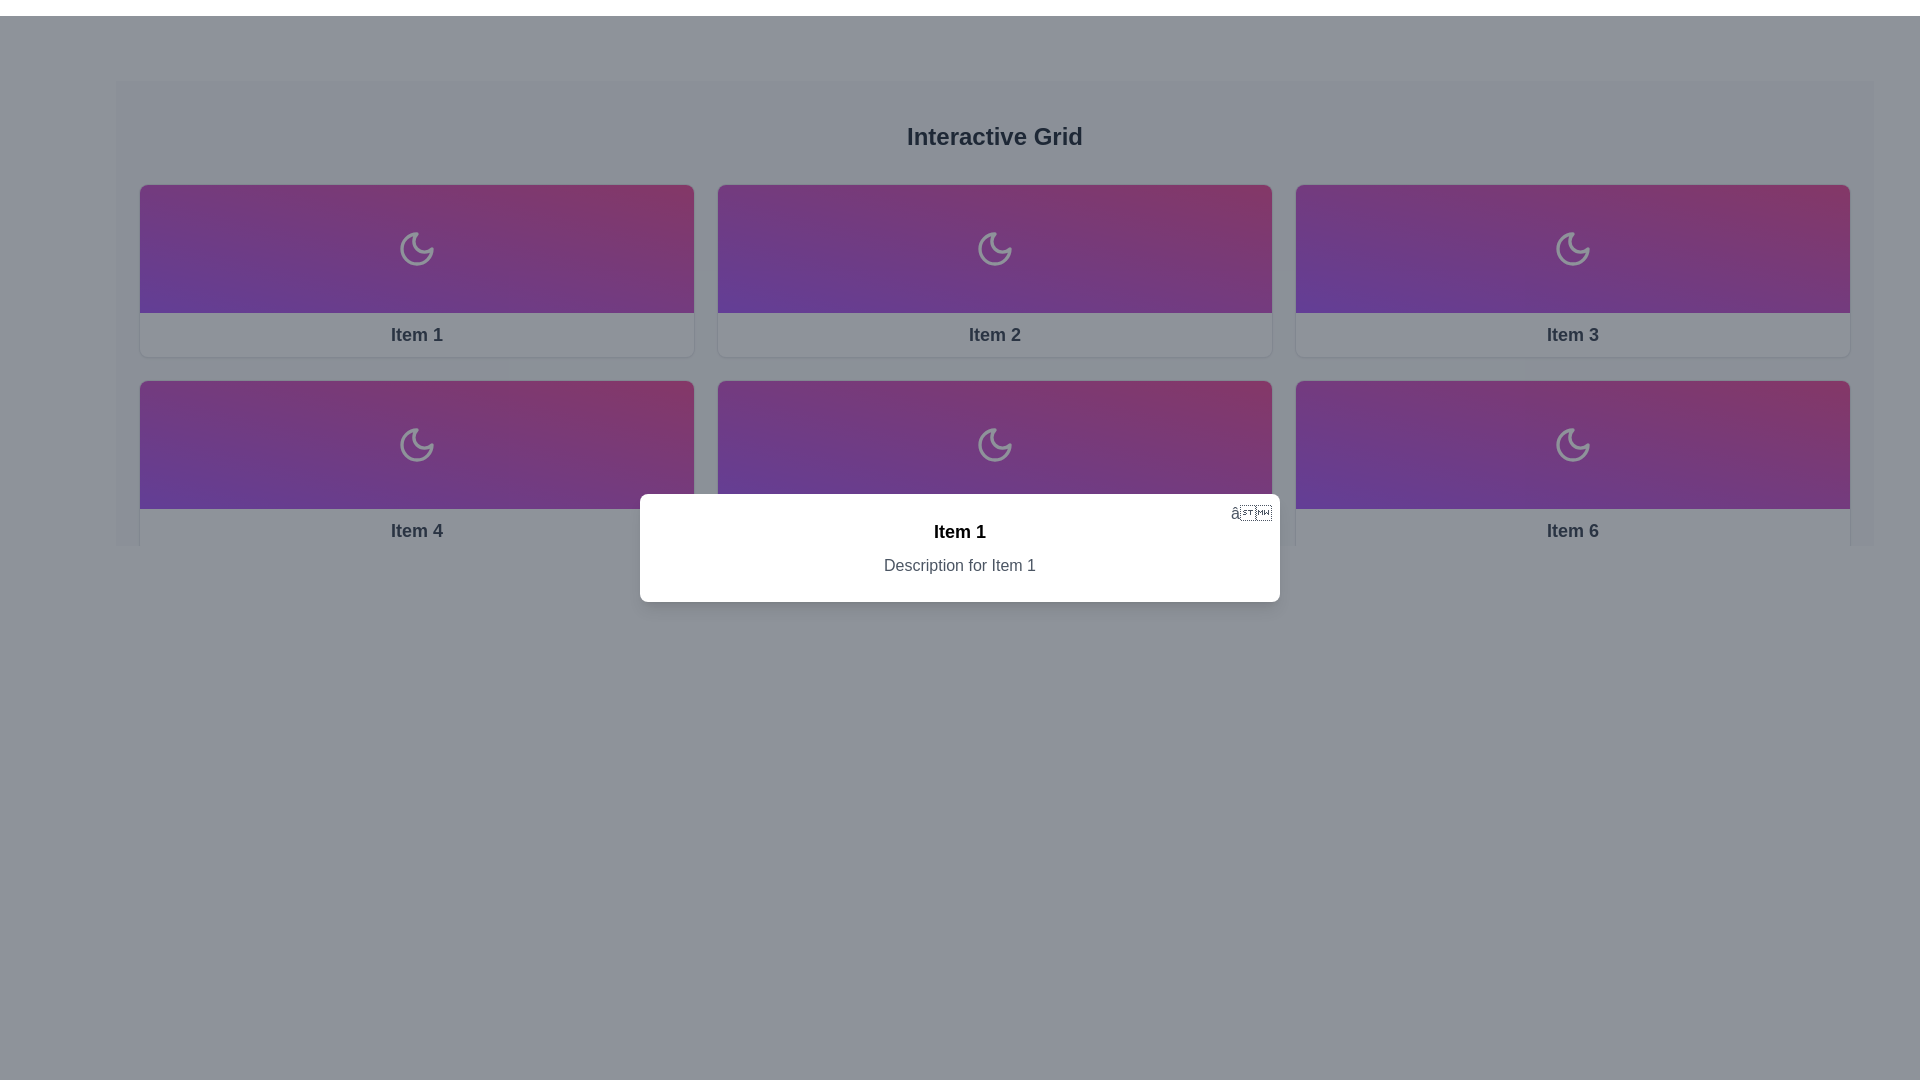  I want to click on the close button located at the top-right corner of the card displaying 'Item 1', so click(1250, 512).